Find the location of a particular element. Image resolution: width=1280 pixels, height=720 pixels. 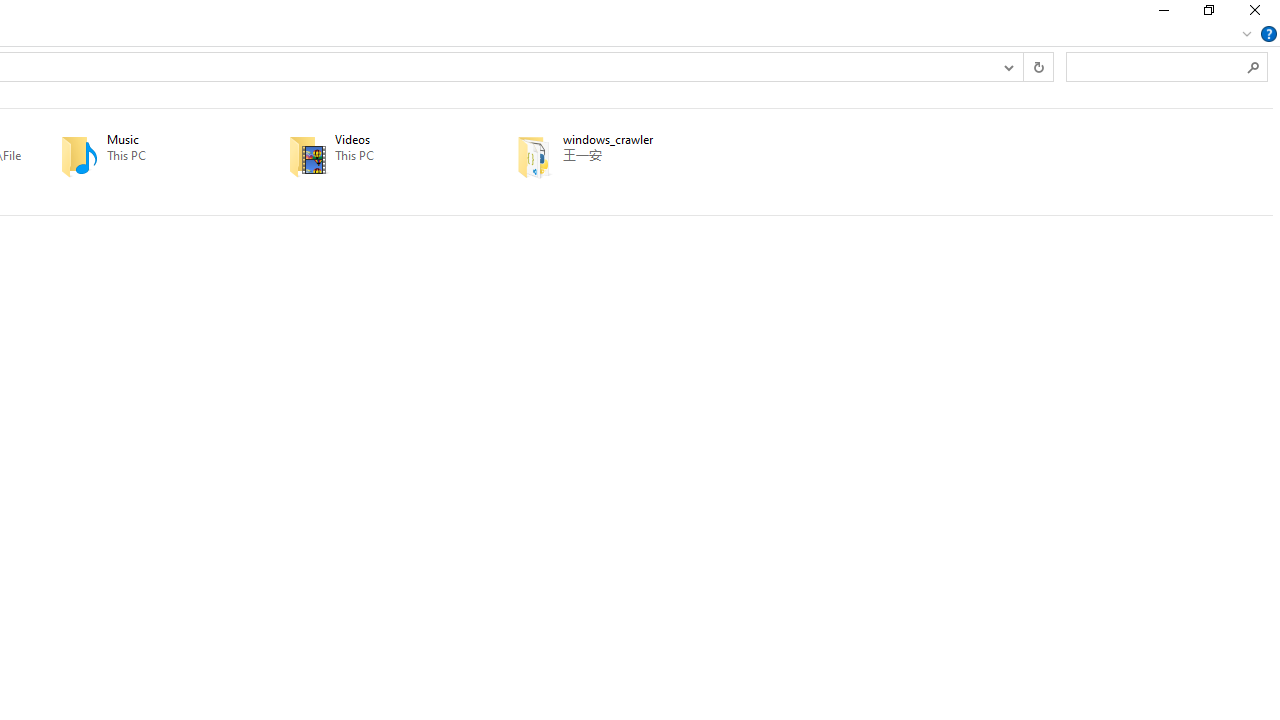

'Refresh "Quick access" (F5)' is located at coordinates (1038, 65).